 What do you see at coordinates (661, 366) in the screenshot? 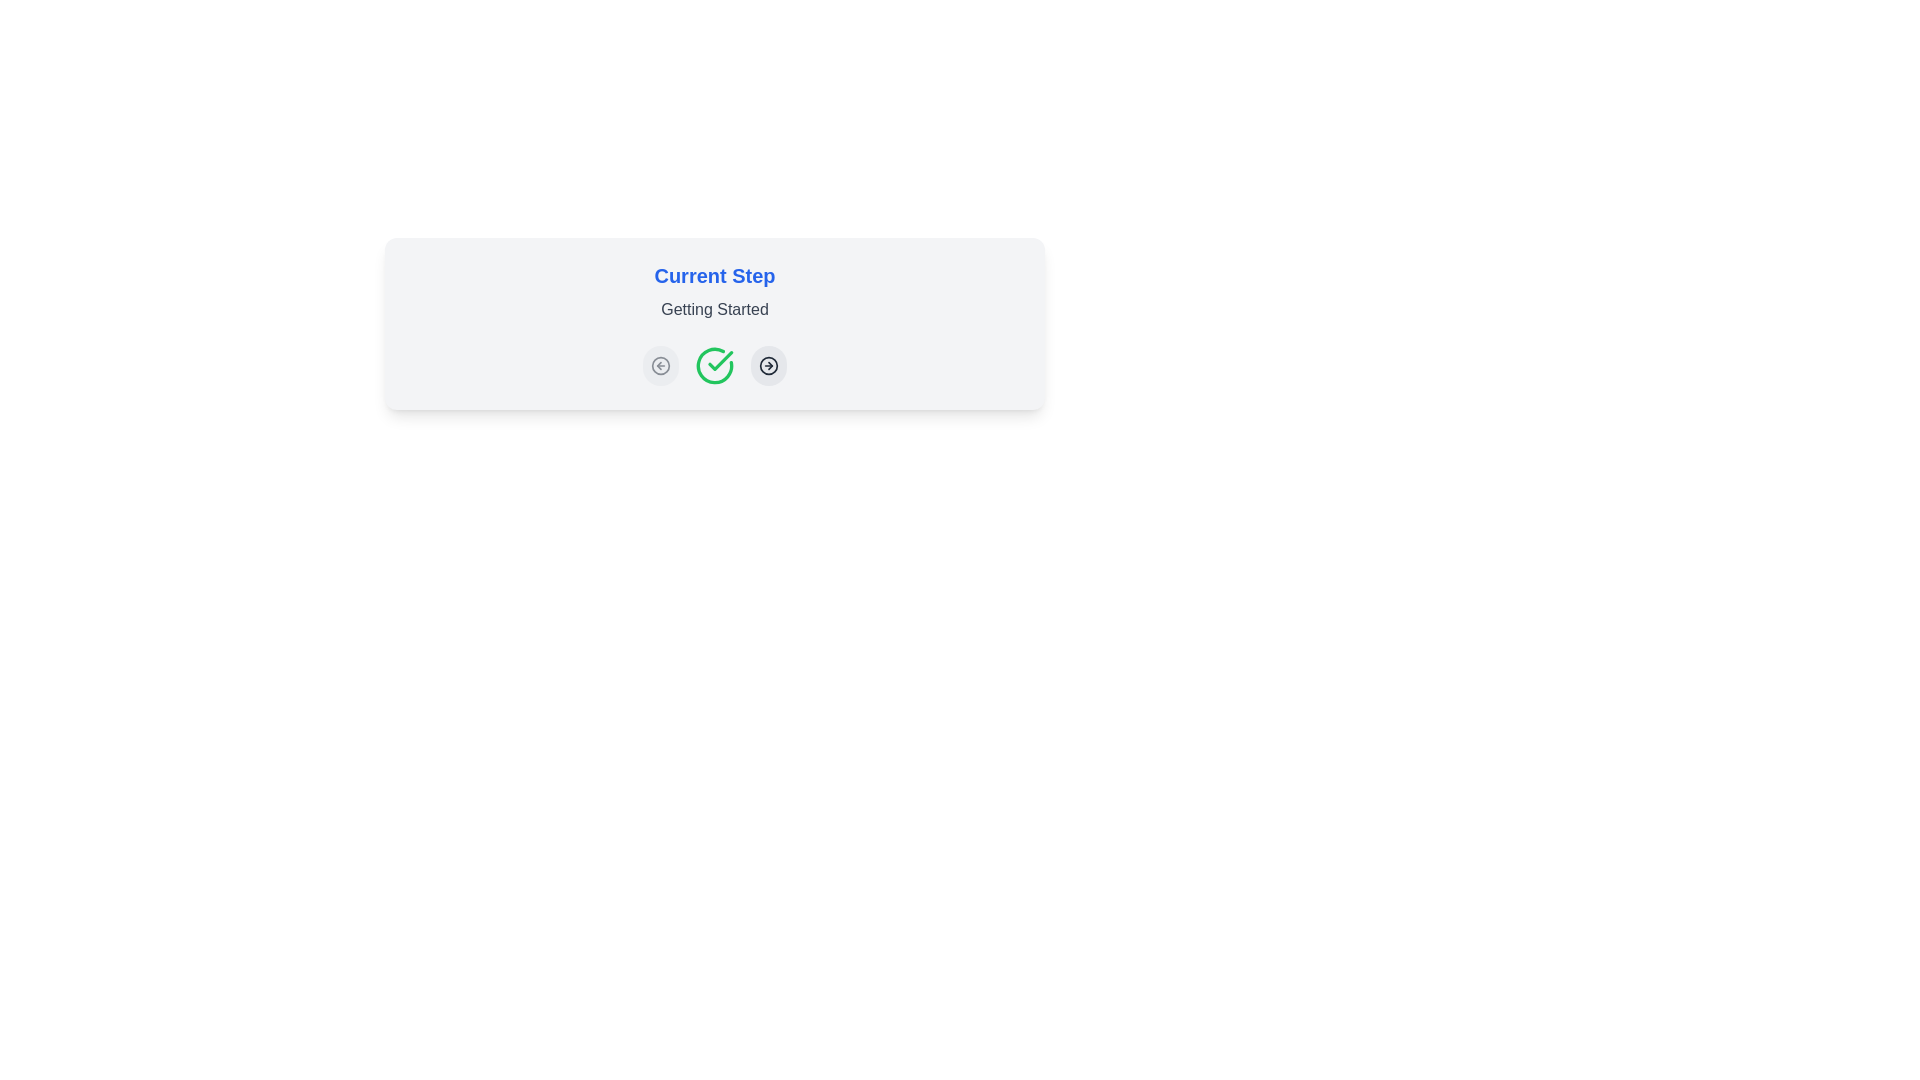
I see `the circular graphical element, which is at the center of a left-pointing circular arrow icon, located as the first of three interactive icons under the 'Current Step' heading` at bounding box center [661, 366].